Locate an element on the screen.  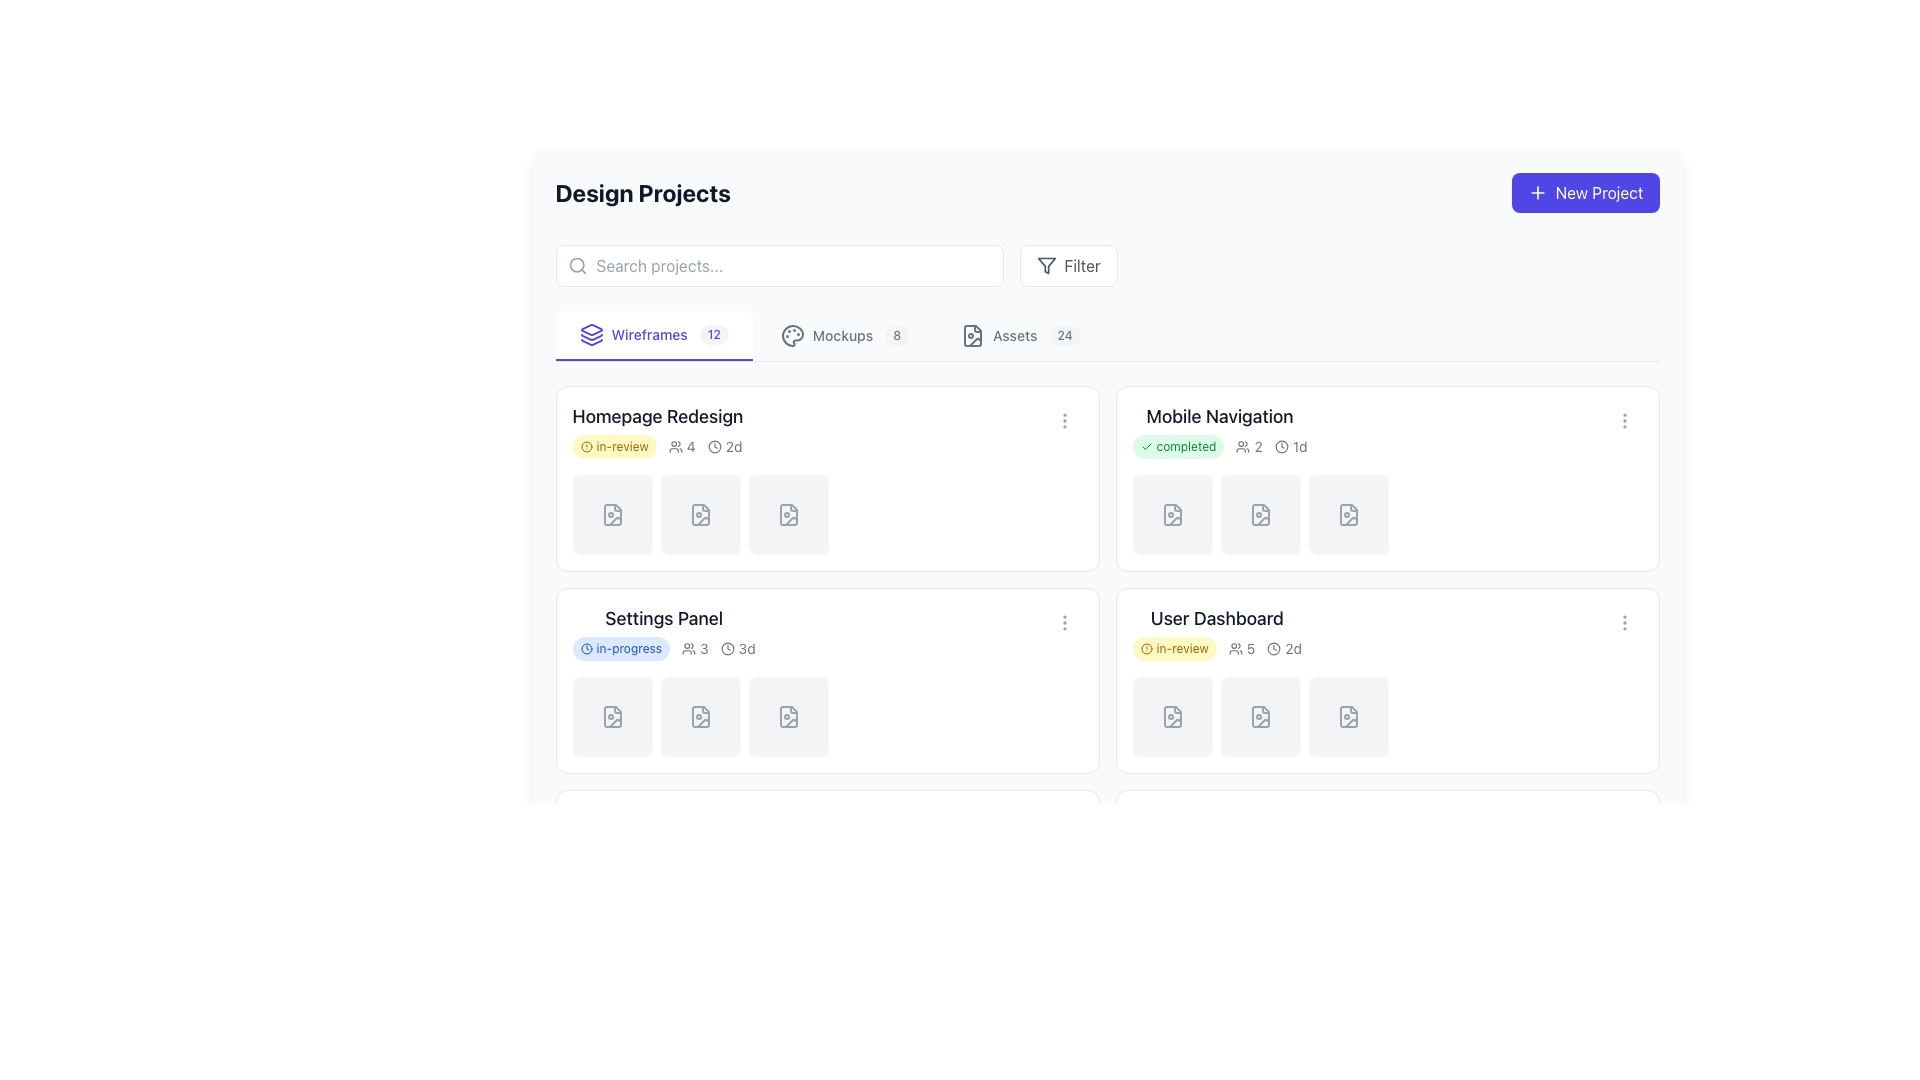
the details displayed by the user count label in the 'User Dashboard' section, which includes an icon and text indicating the number of users is located at coordinates (1241, 648).